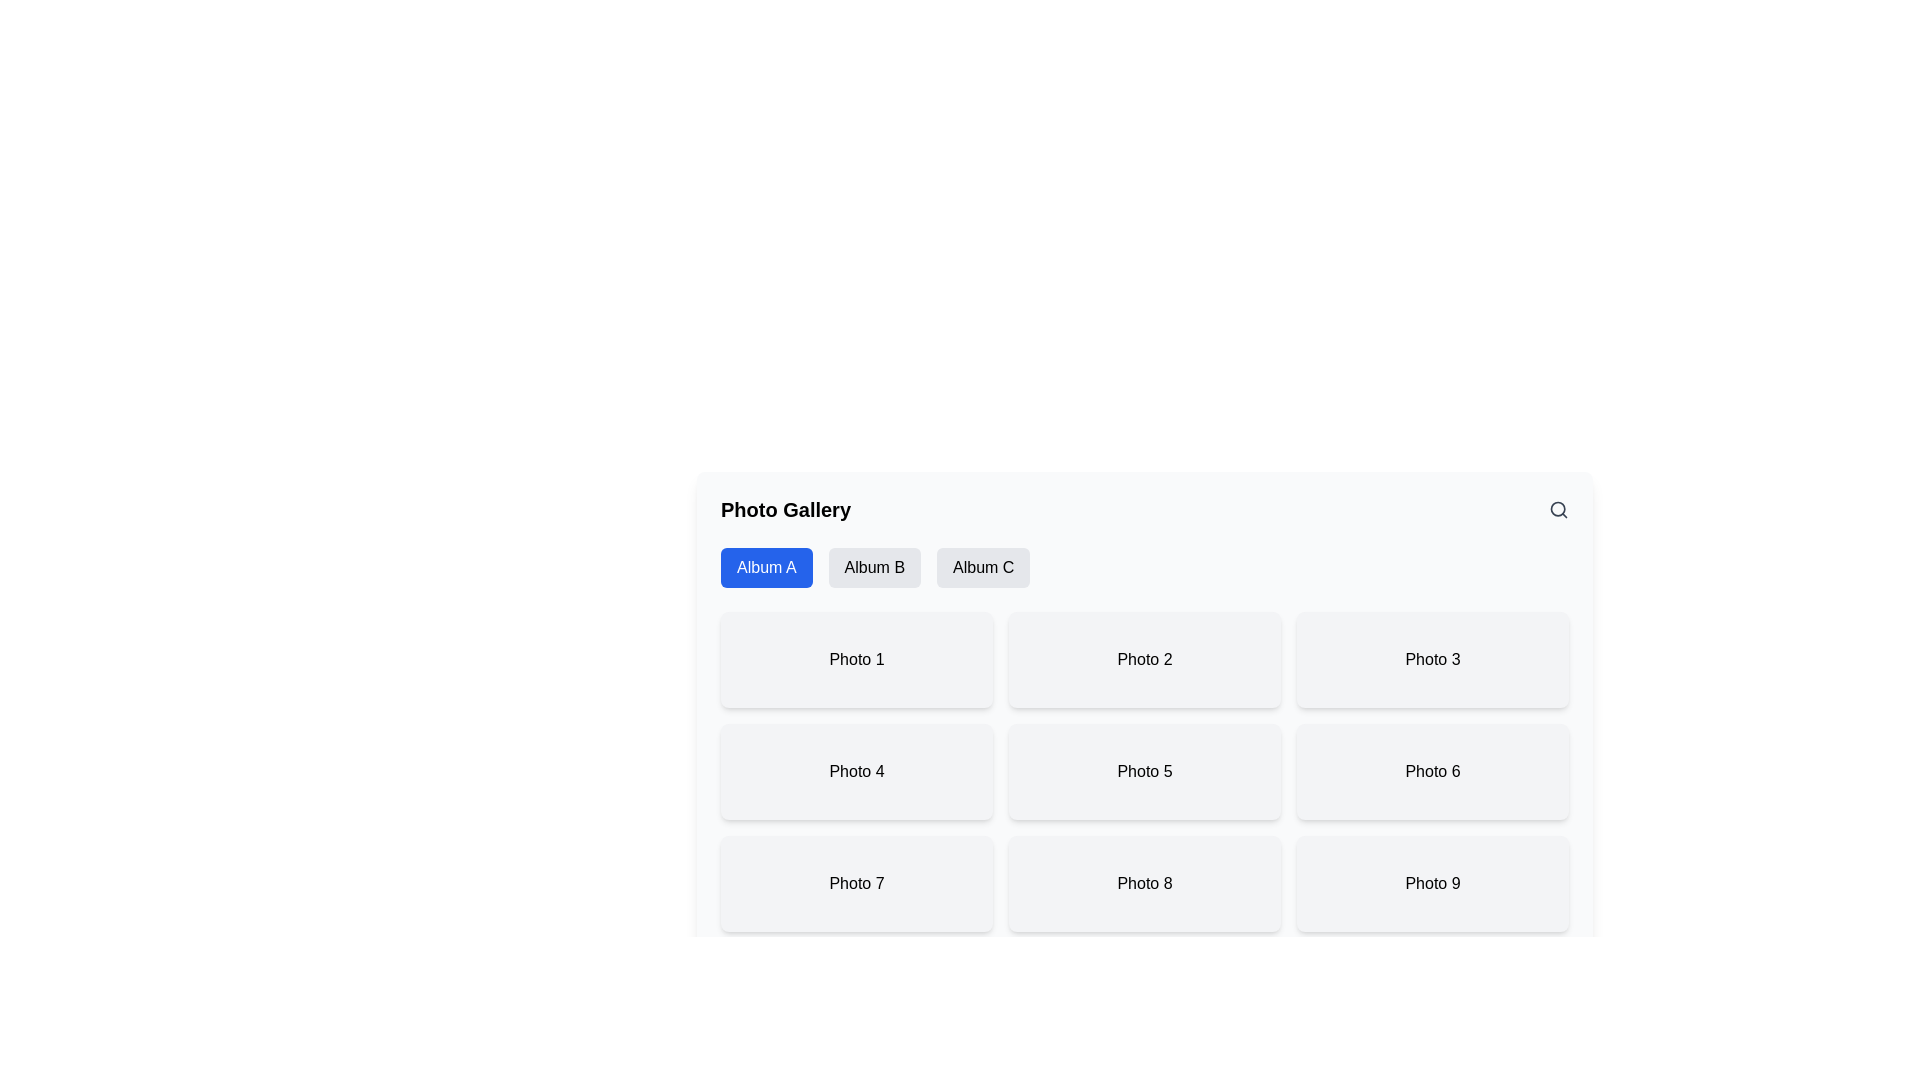  What do you see at coordinates (785, 508) in the screenshot?
I see `the text label that serves as a non-interactive header for the photo gallery, located at the far left above the album tabs` at bounding box center [785, 508].